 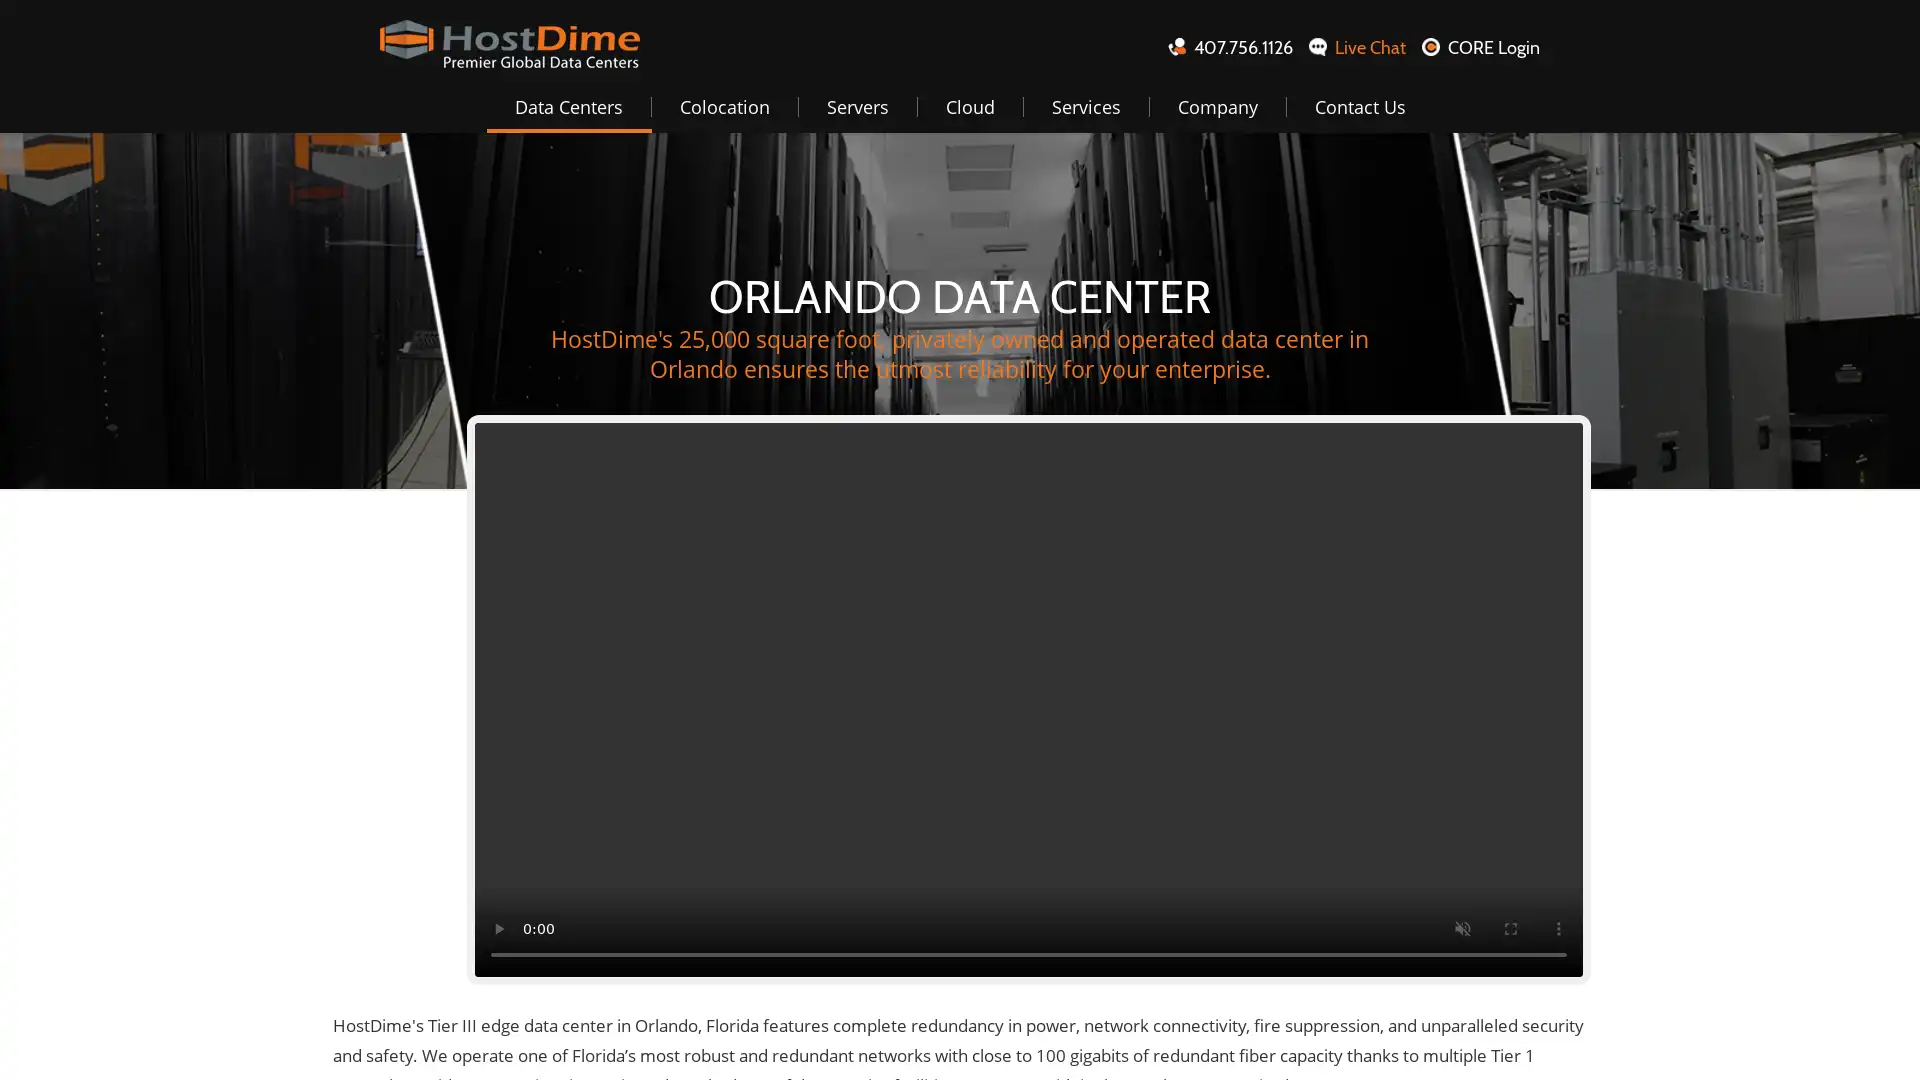 I want to click on unmute, so click(x=1463, y=929).